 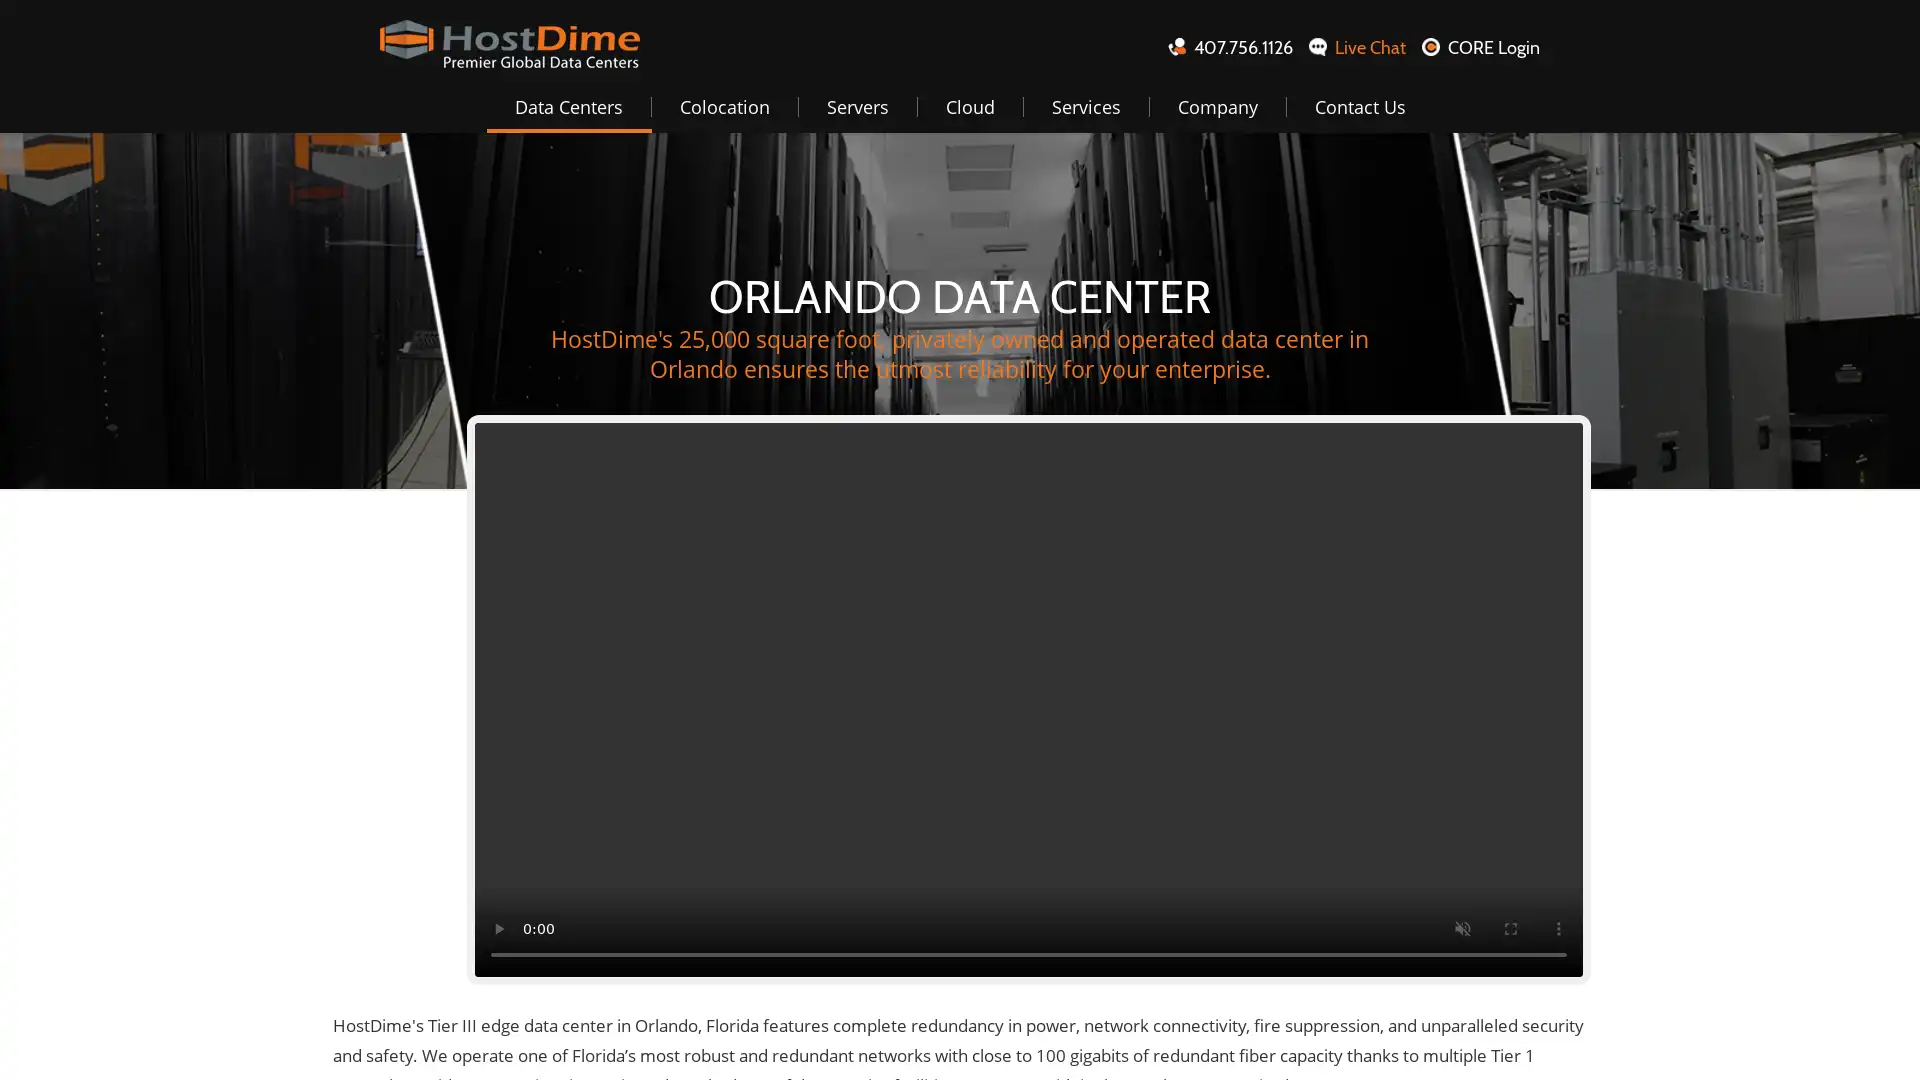 I want to click on unmute, so click(x=1463, y=929).